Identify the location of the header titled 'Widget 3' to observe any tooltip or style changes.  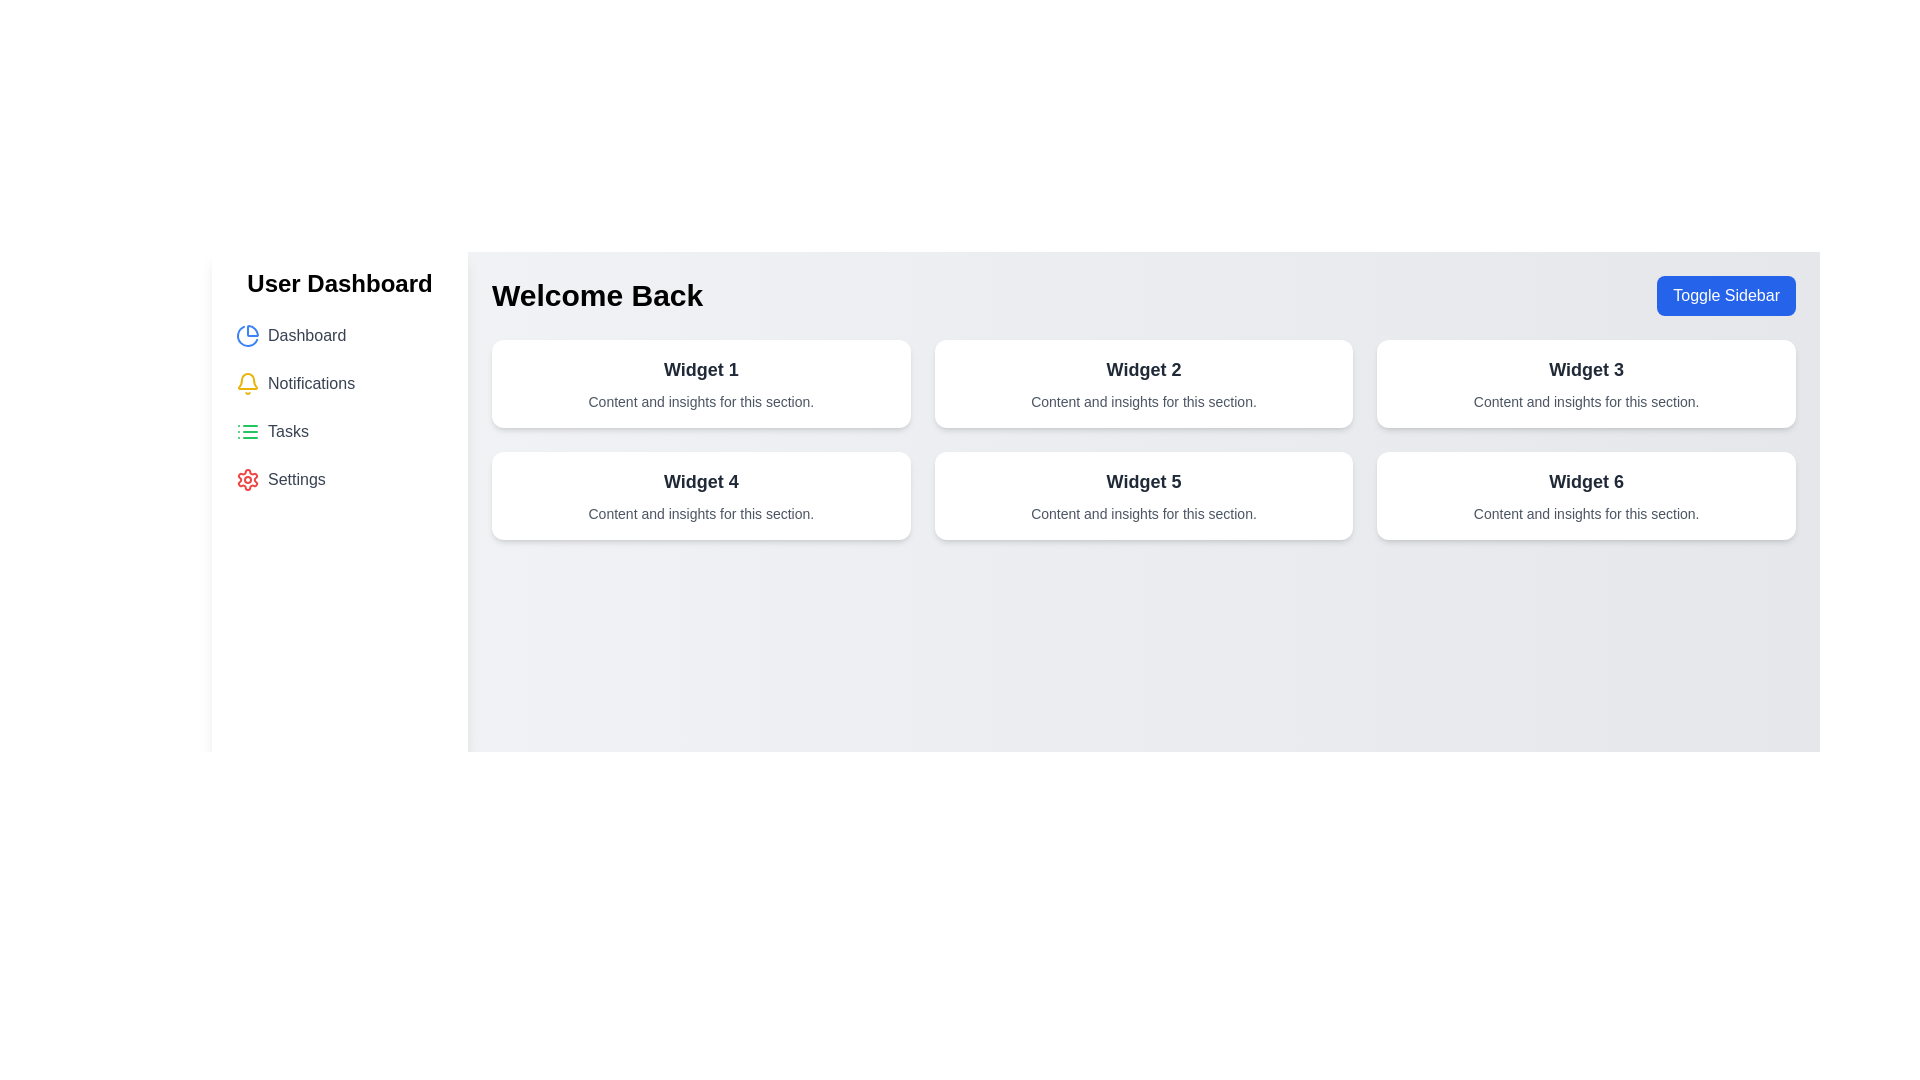
(1585, 370).